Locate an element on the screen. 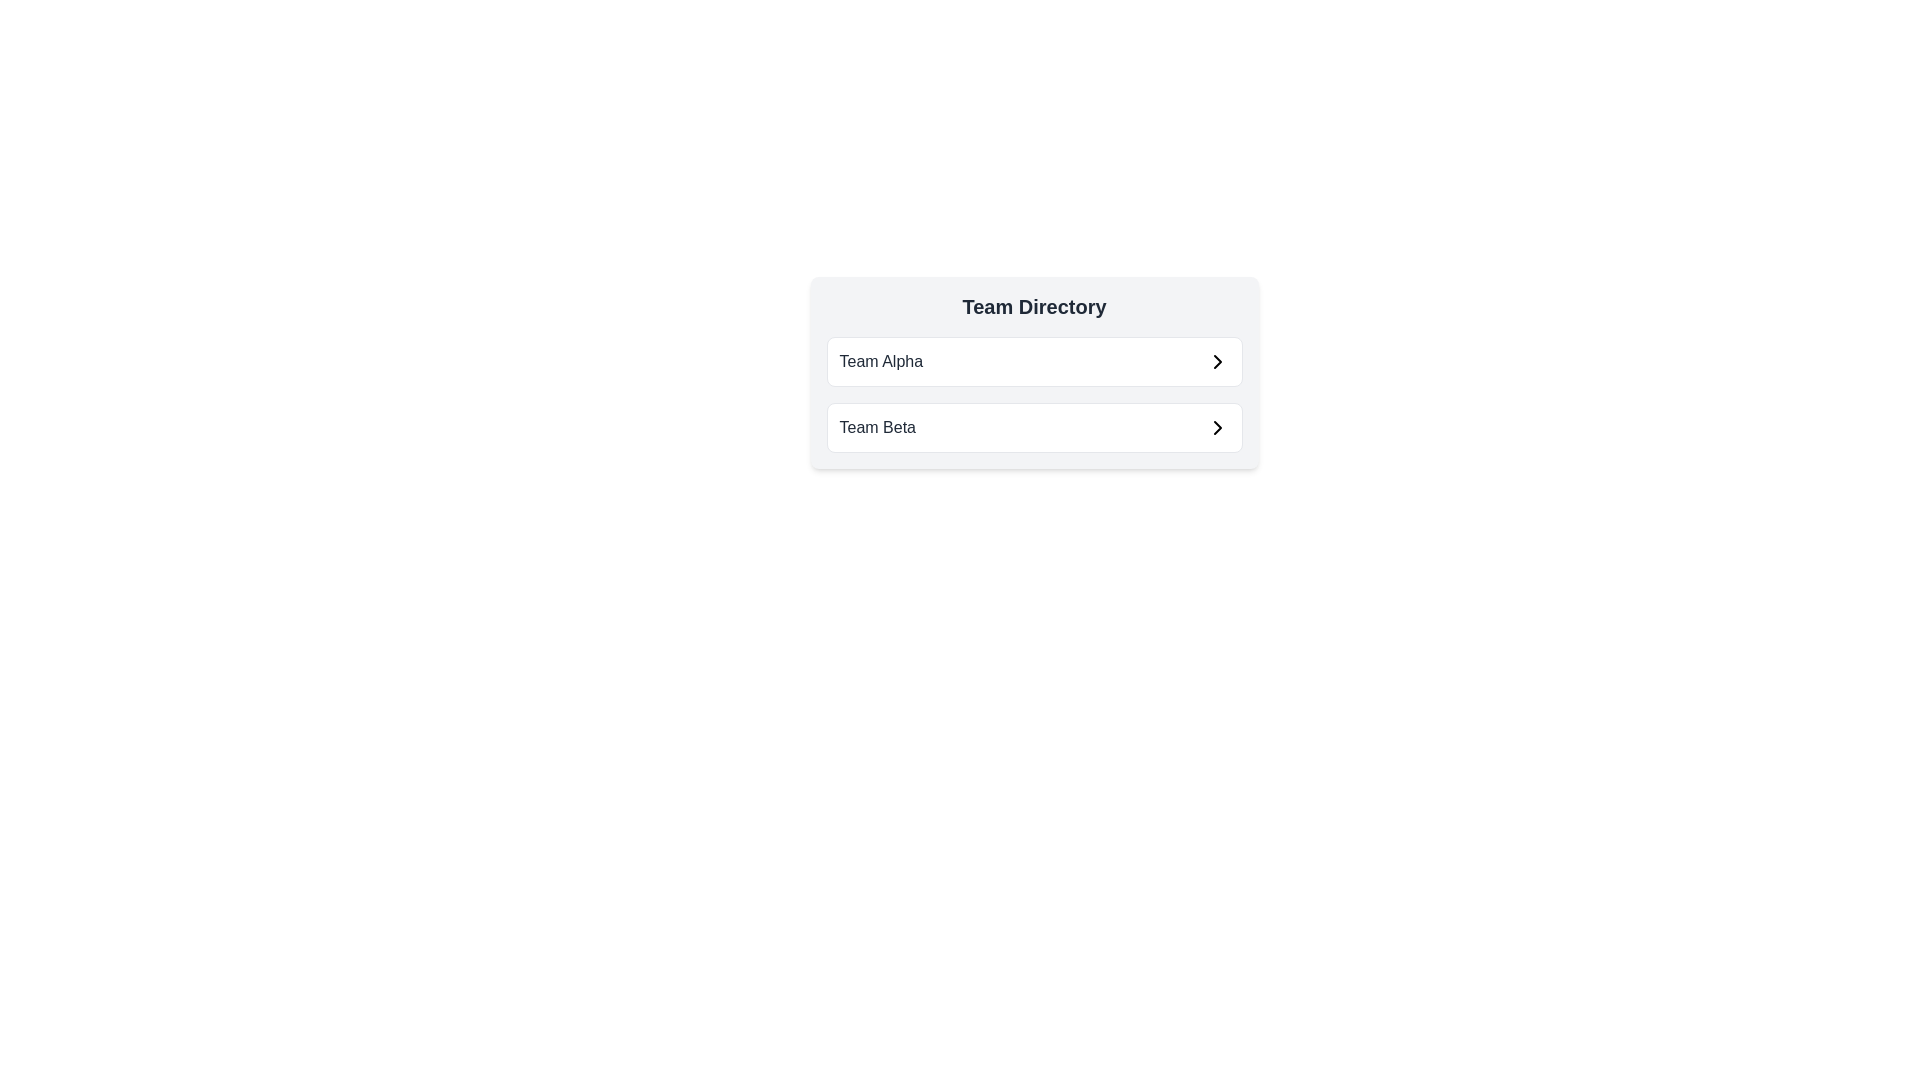 This screenshot has width=1920, height=1080. text content of the label displaying 'Team Alpha', which is styled with a medium-weight sans-serif font in dark gray, located at the top left of the Team Directory card is located at coordinates (880, 362).